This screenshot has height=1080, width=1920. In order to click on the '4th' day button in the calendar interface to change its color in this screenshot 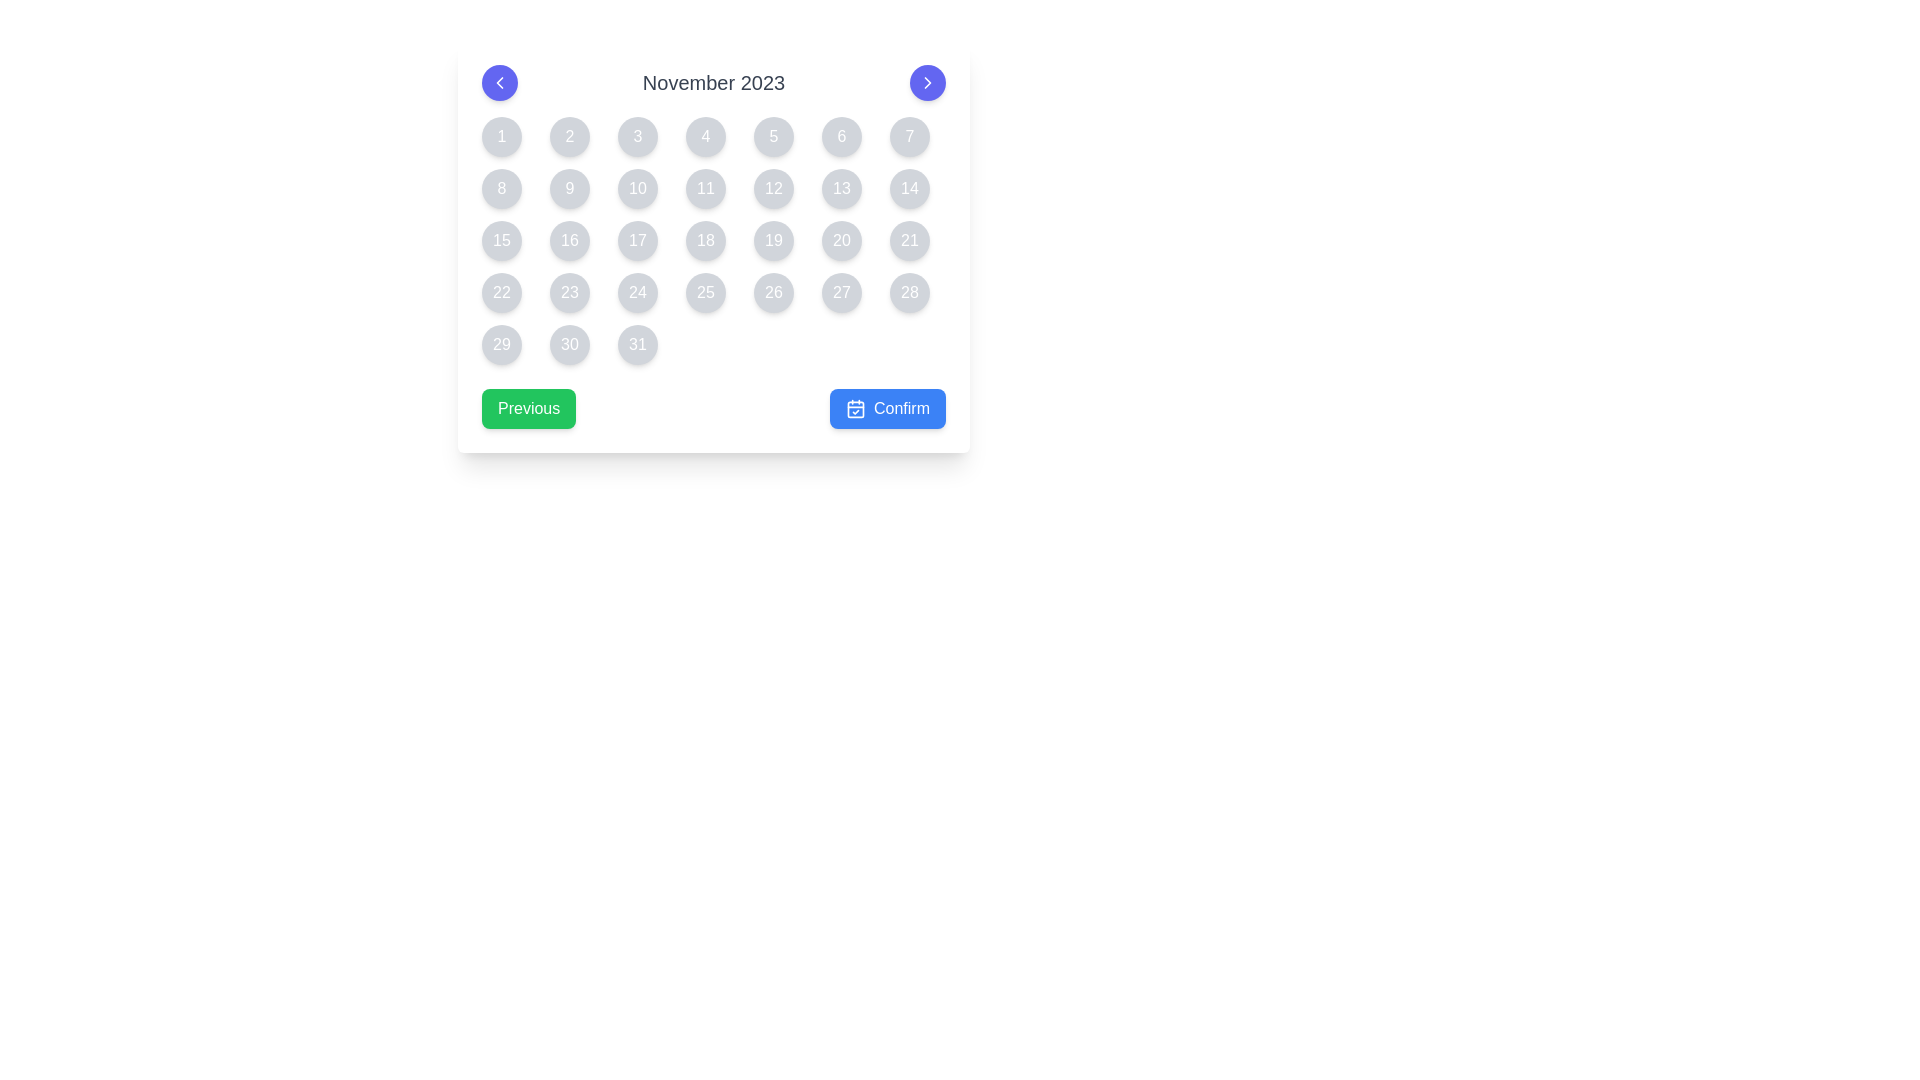, I will do `click(705, 136)`.